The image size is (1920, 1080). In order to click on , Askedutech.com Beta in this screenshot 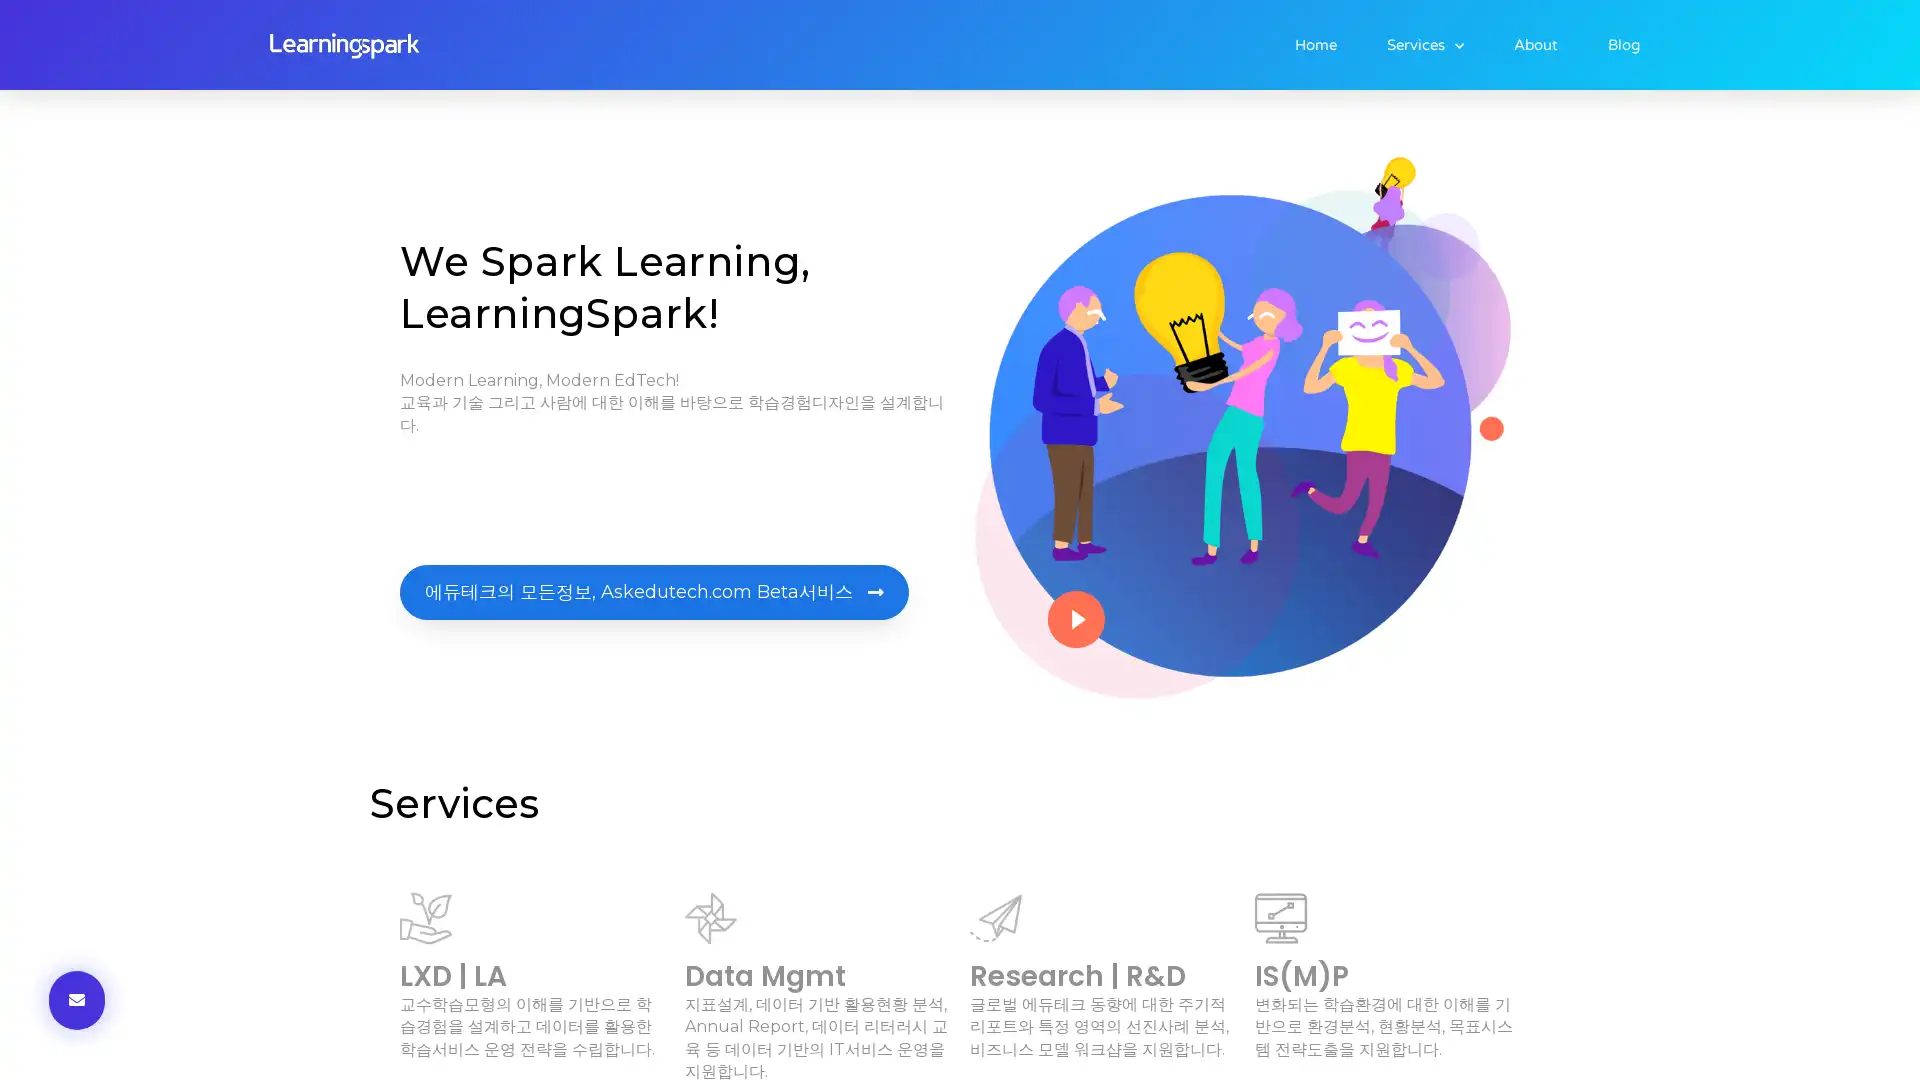, I will do `click(654, 591)`.